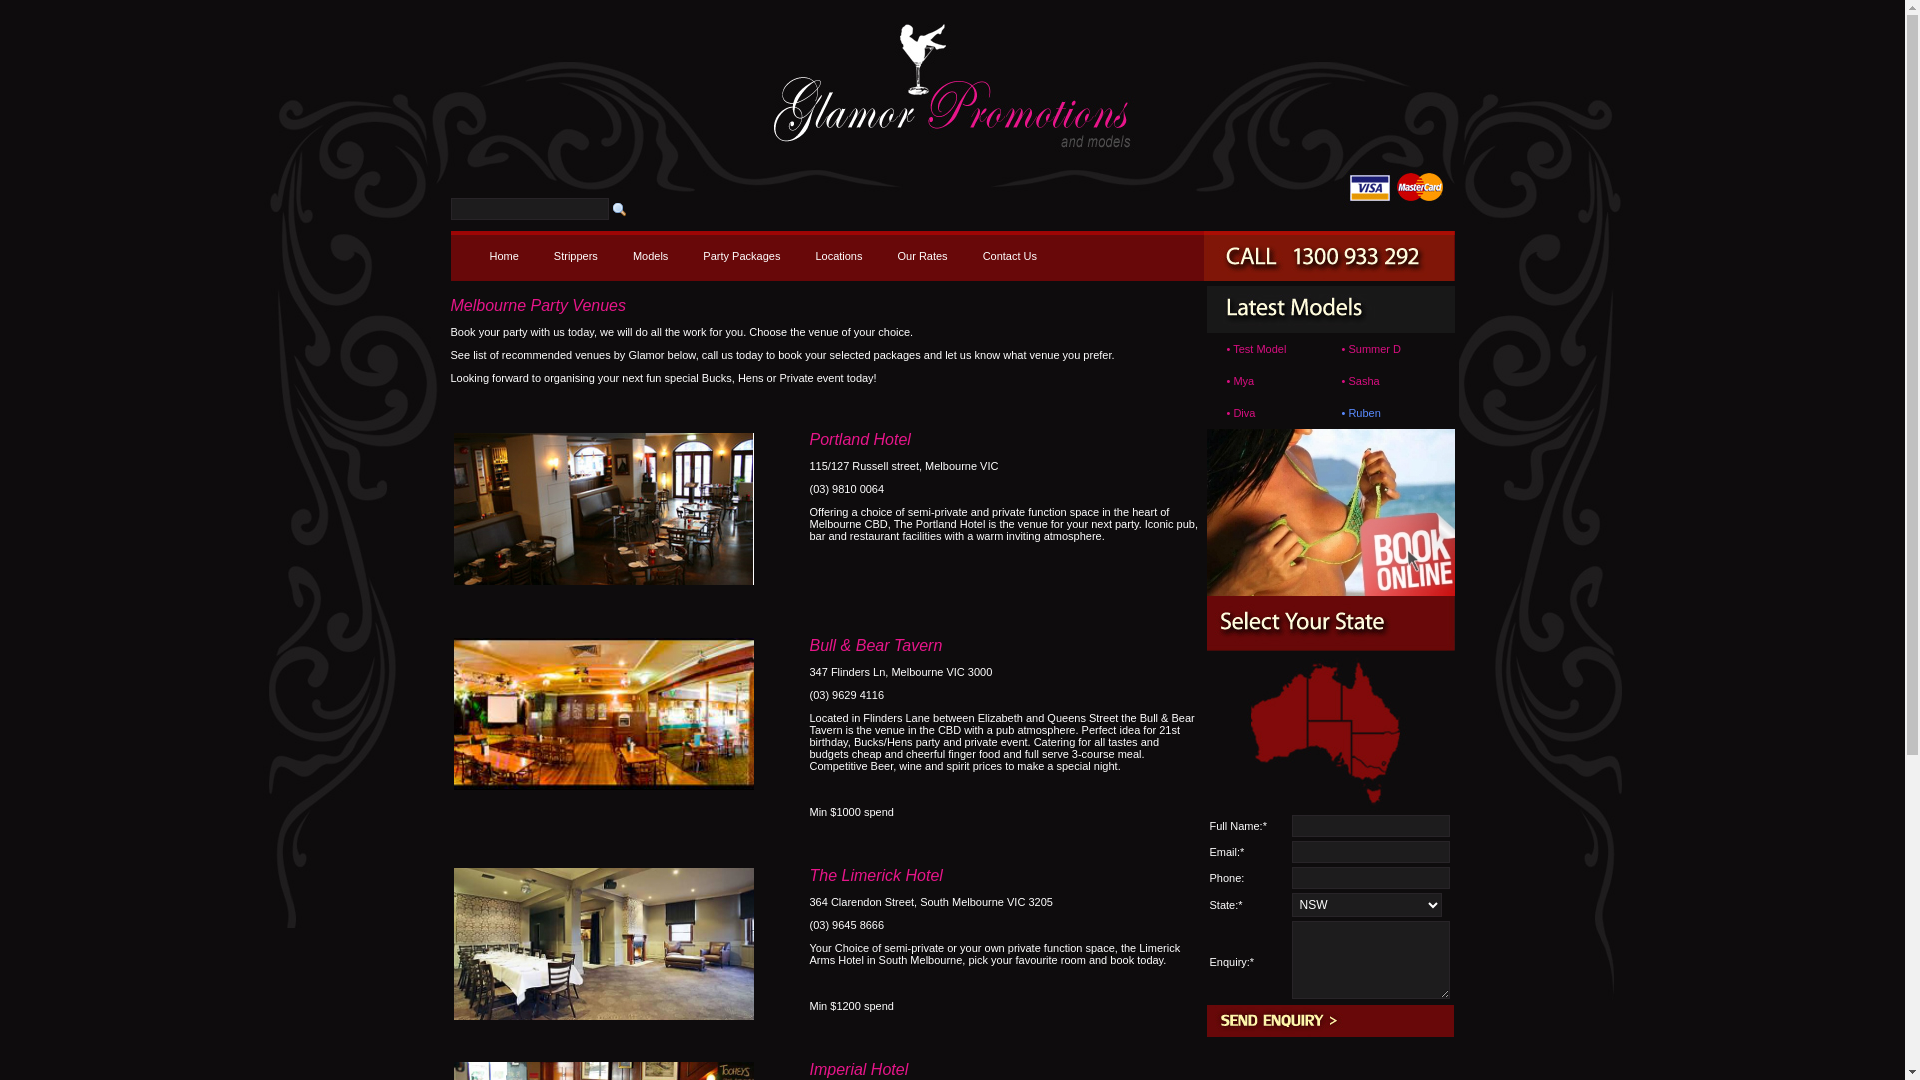 This screenshot has height=1080, width=1920. I want to click on 'Portland Hotel Melbourne, perfect hens or bucks party venue', so click(603, 508).